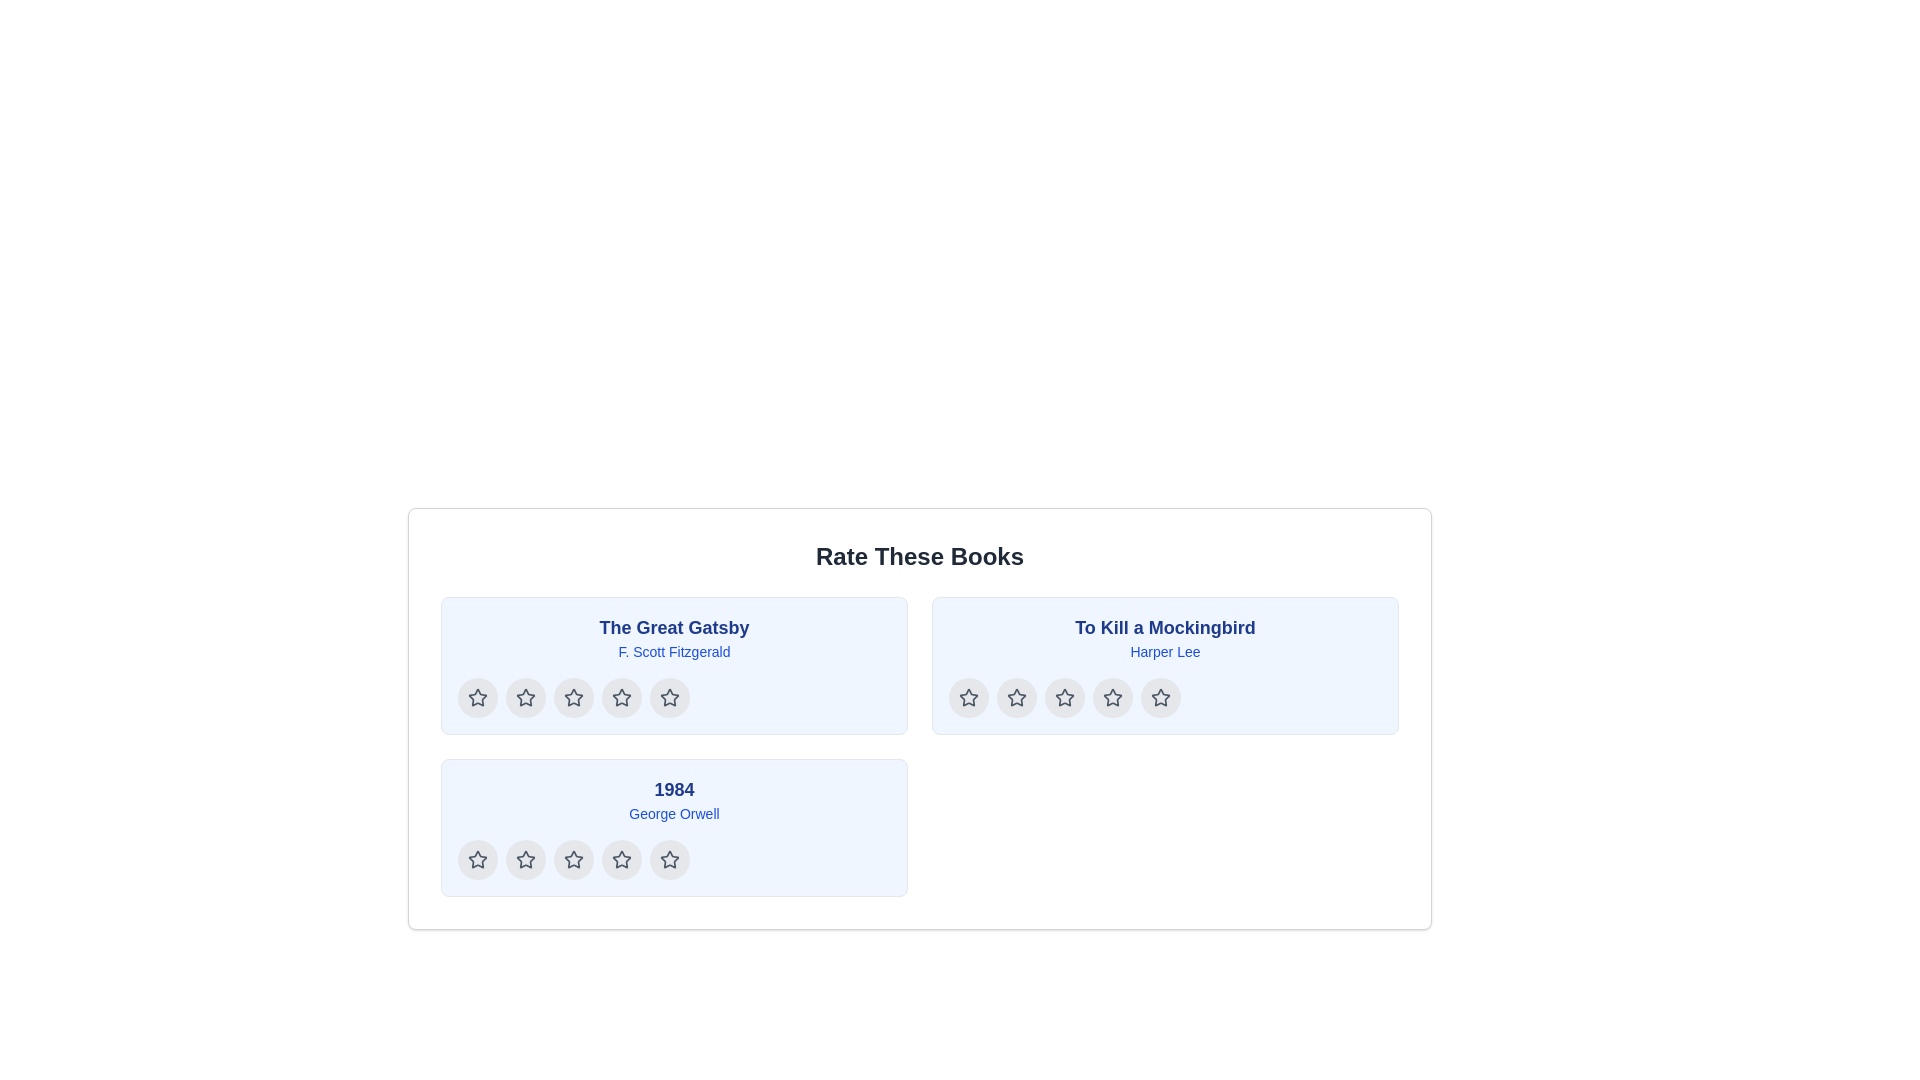 This screenshot has width=1920, height=1080. Describe the element at coordinates (1017, 697) in the screenshot. I see `the second star-shaped icon in the row of five stars below the title 'To Kill a Mockingbird'` at that location.